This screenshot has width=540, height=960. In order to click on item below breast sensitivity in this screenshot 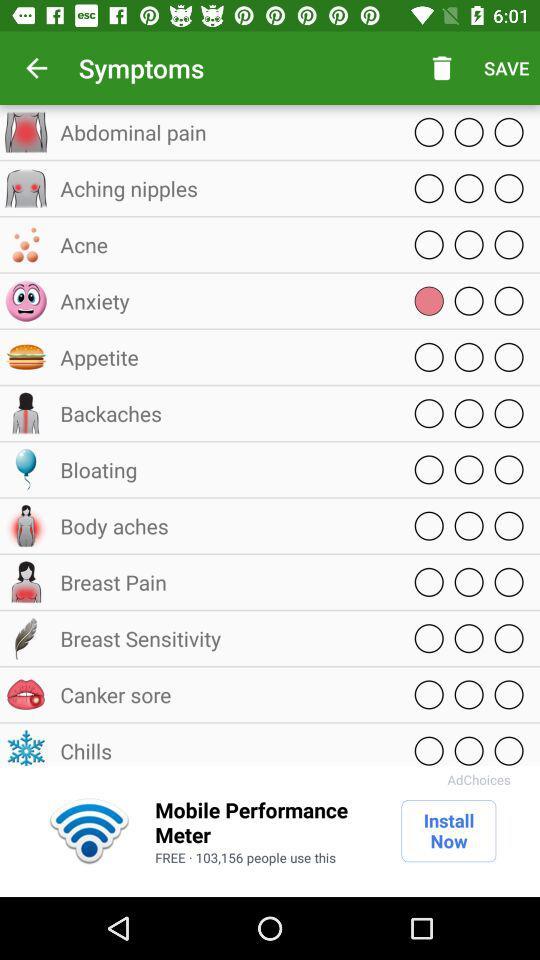, I will do `click(224, 694)`.